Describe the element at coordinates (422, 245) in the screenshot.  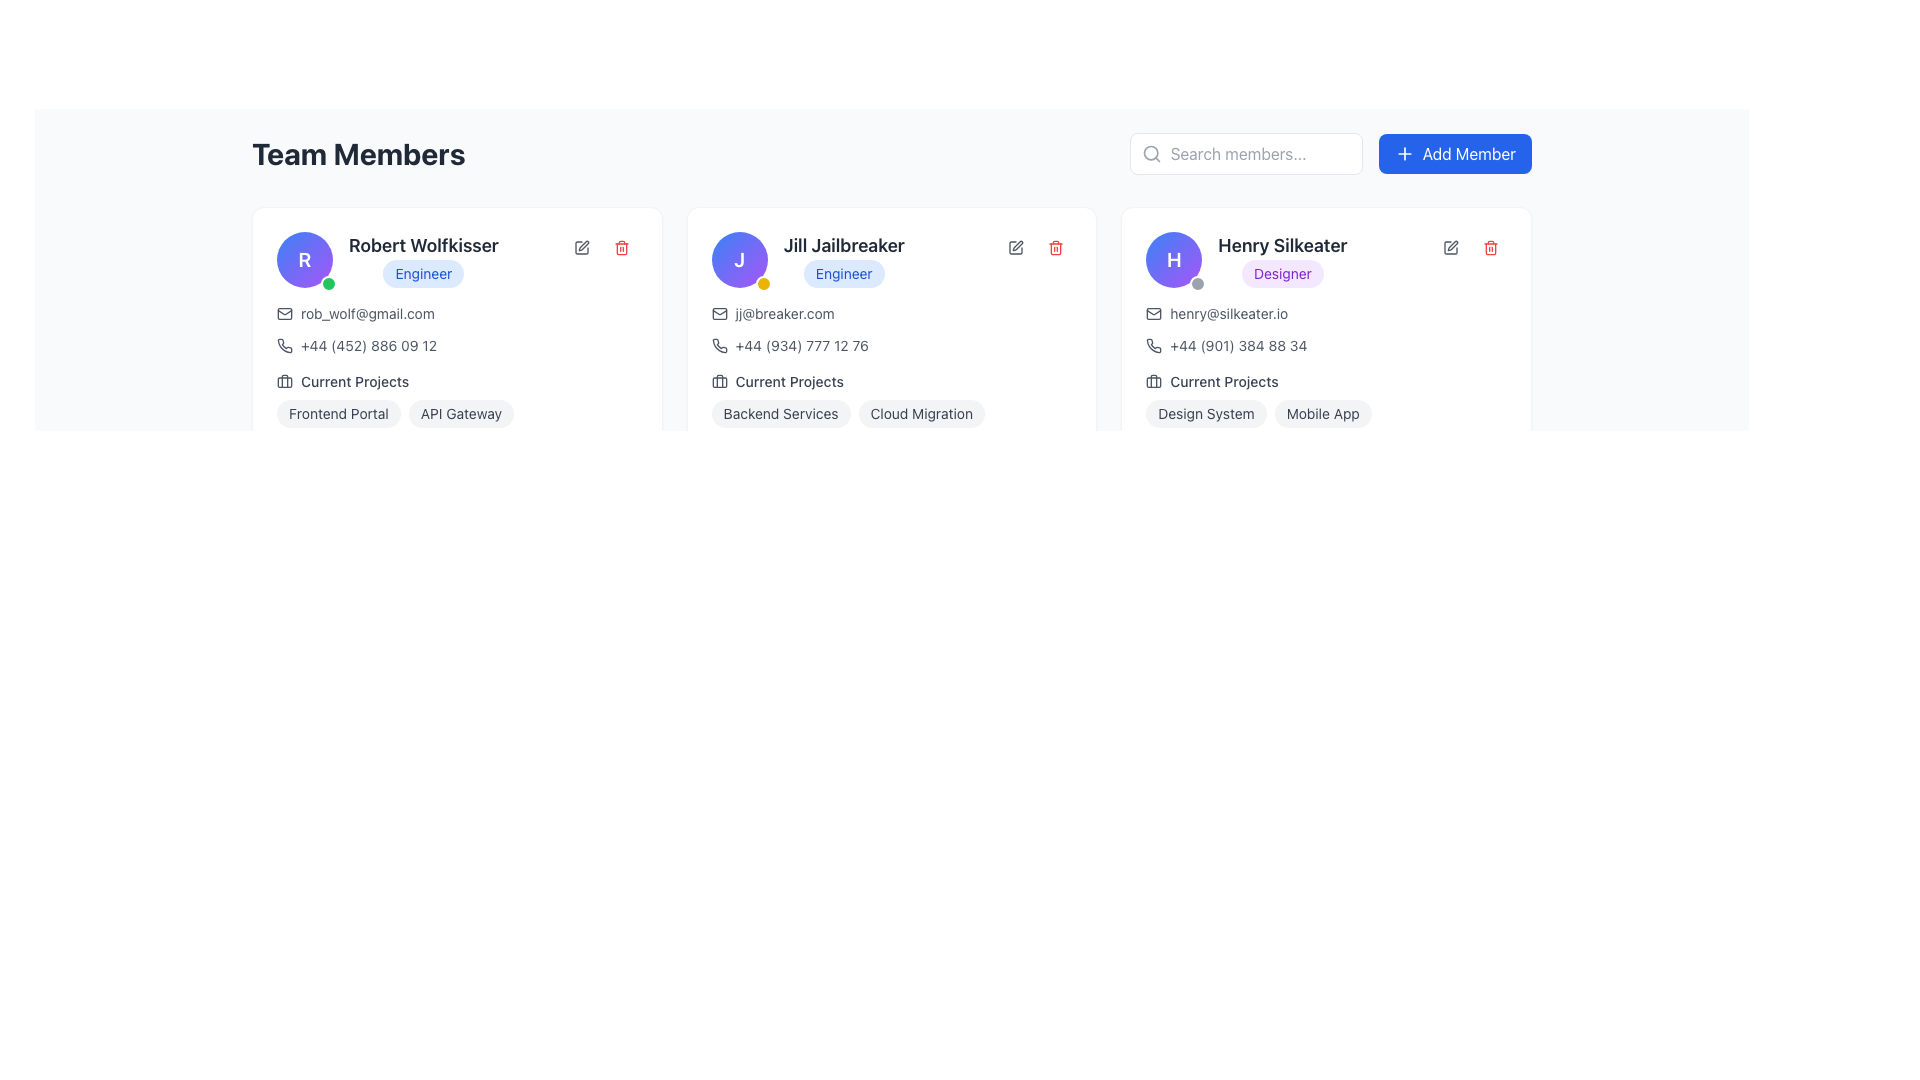
I see `the static text displaying the name 'Robert Wolfkisser', which is styled in a bold font and located within the first card under the header 'Team Members'` at that location.